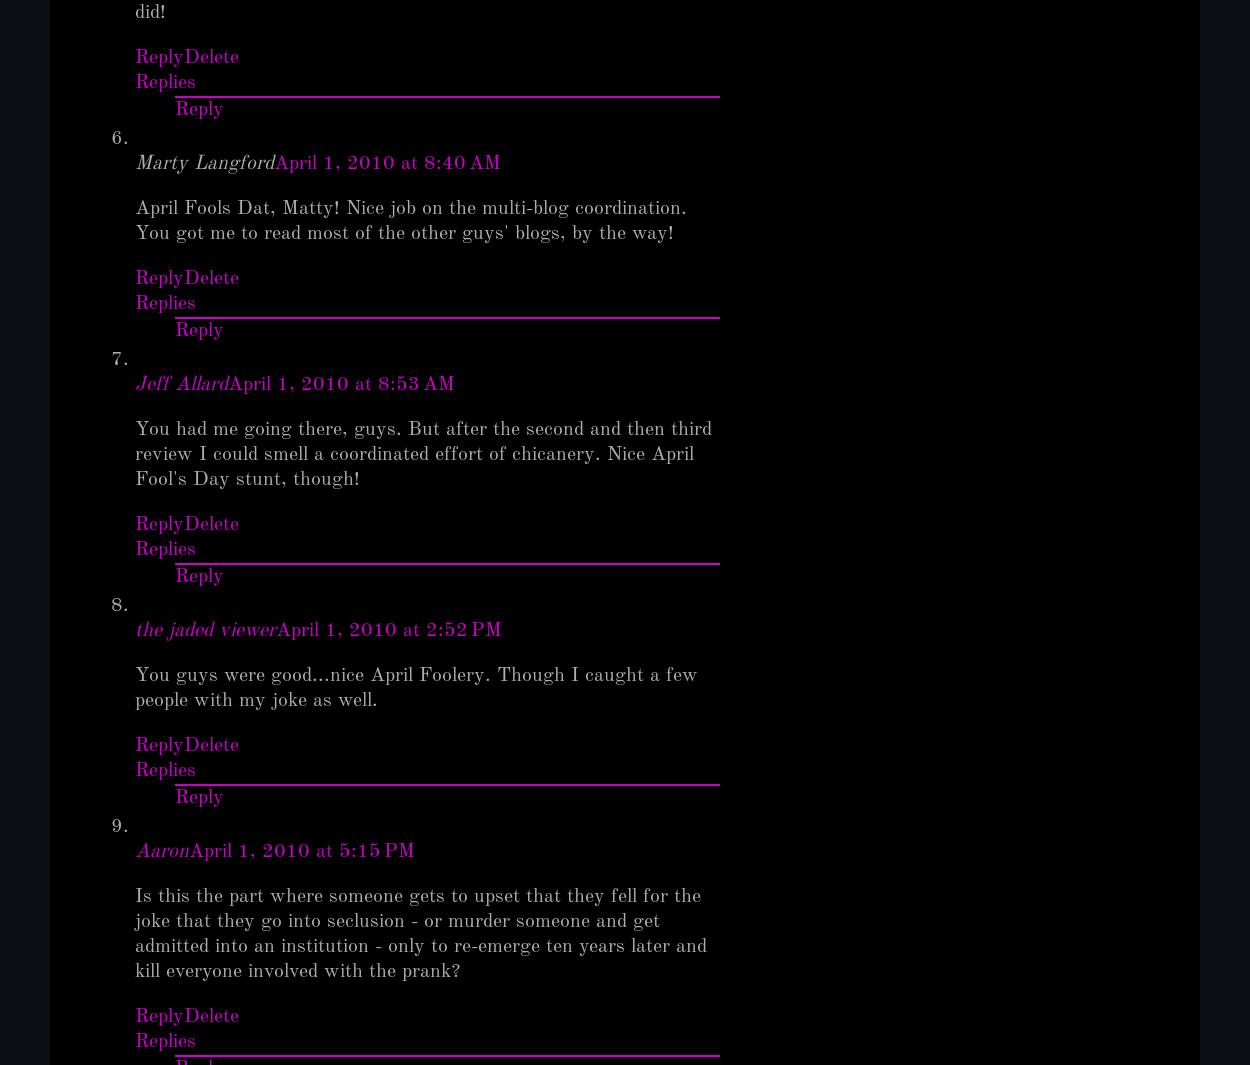 This screenshot has height=1065, width=1250. Describe the element at coordinates (423, 453) in the screenshot. I see `'You had me going there, guys. But after the second and then third review I could smell a coordinated effort of chicanery. Nice April Fool's Day stunt, though!'` at that location.